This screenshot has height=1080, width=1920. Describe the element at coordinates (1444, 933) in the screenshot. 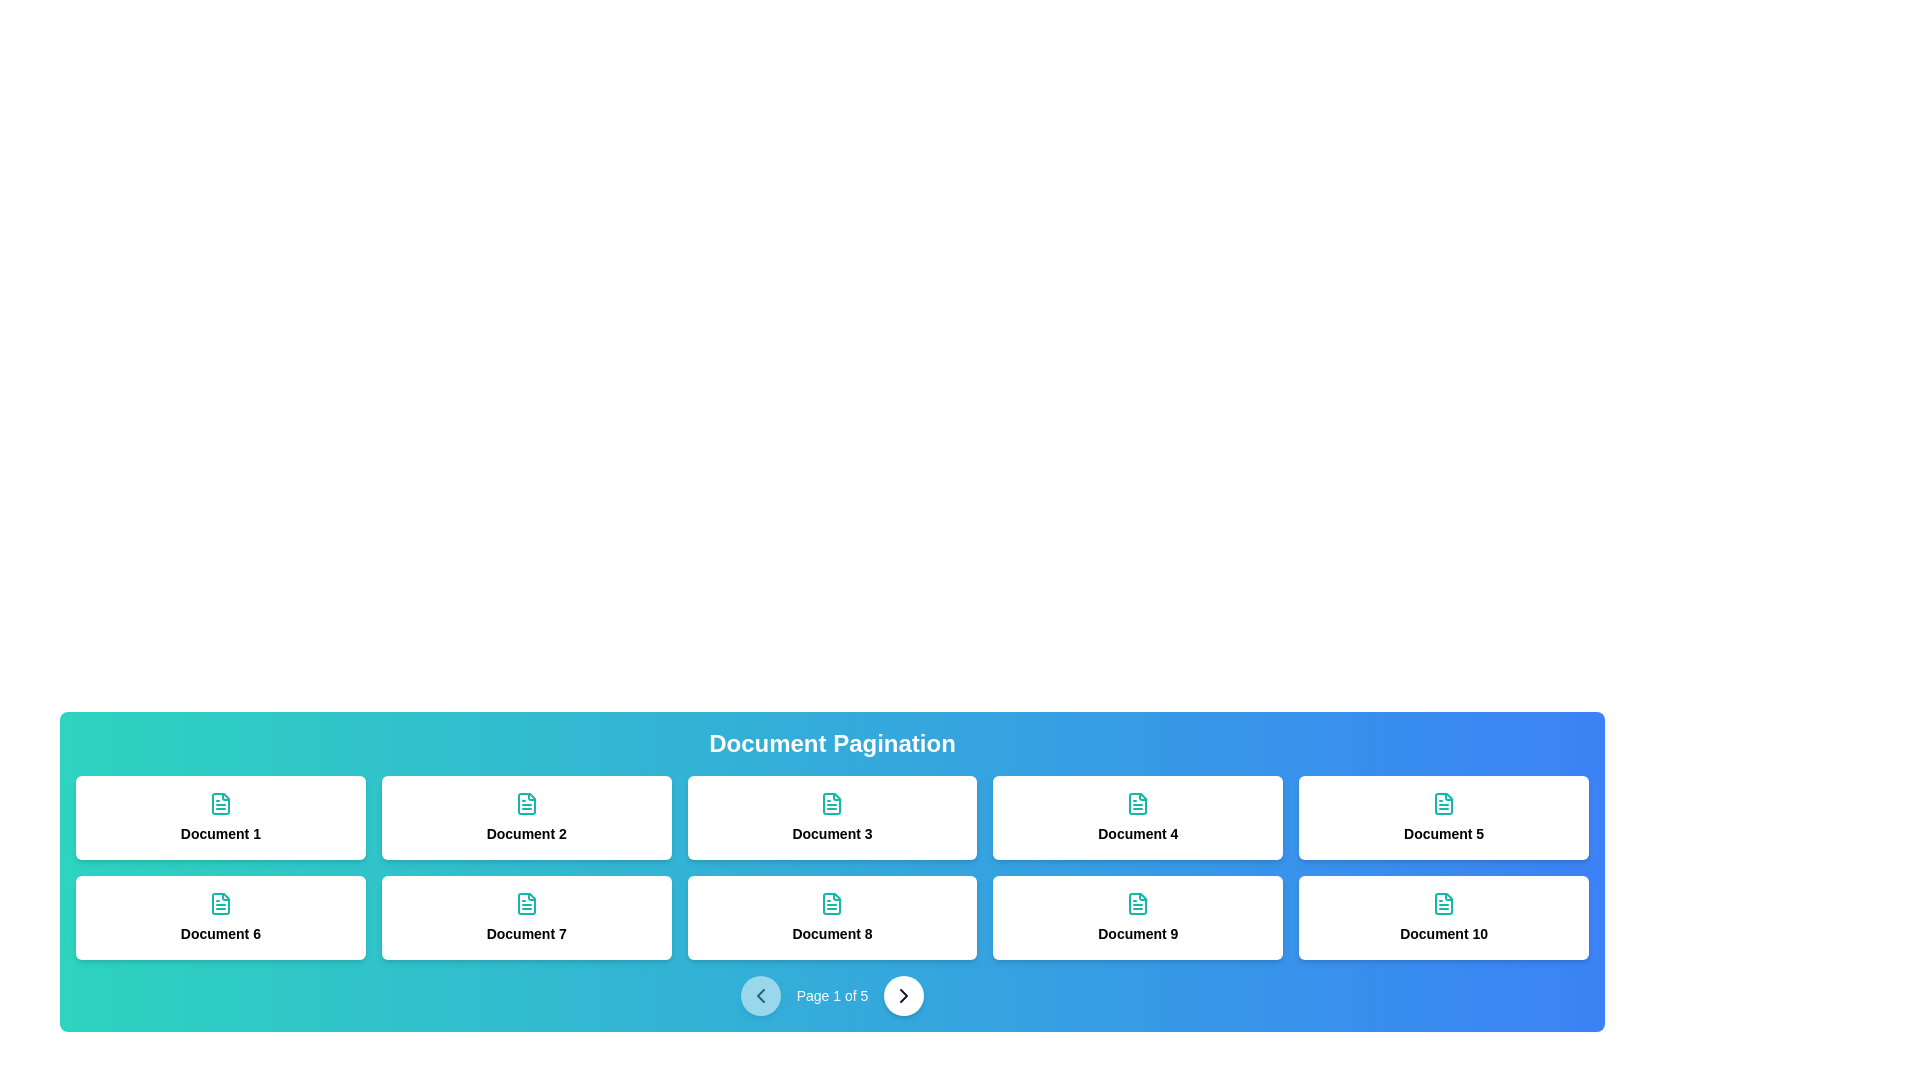

I see `the text label that identifies the document title within the last card of the second row in a grid layout` at that location.